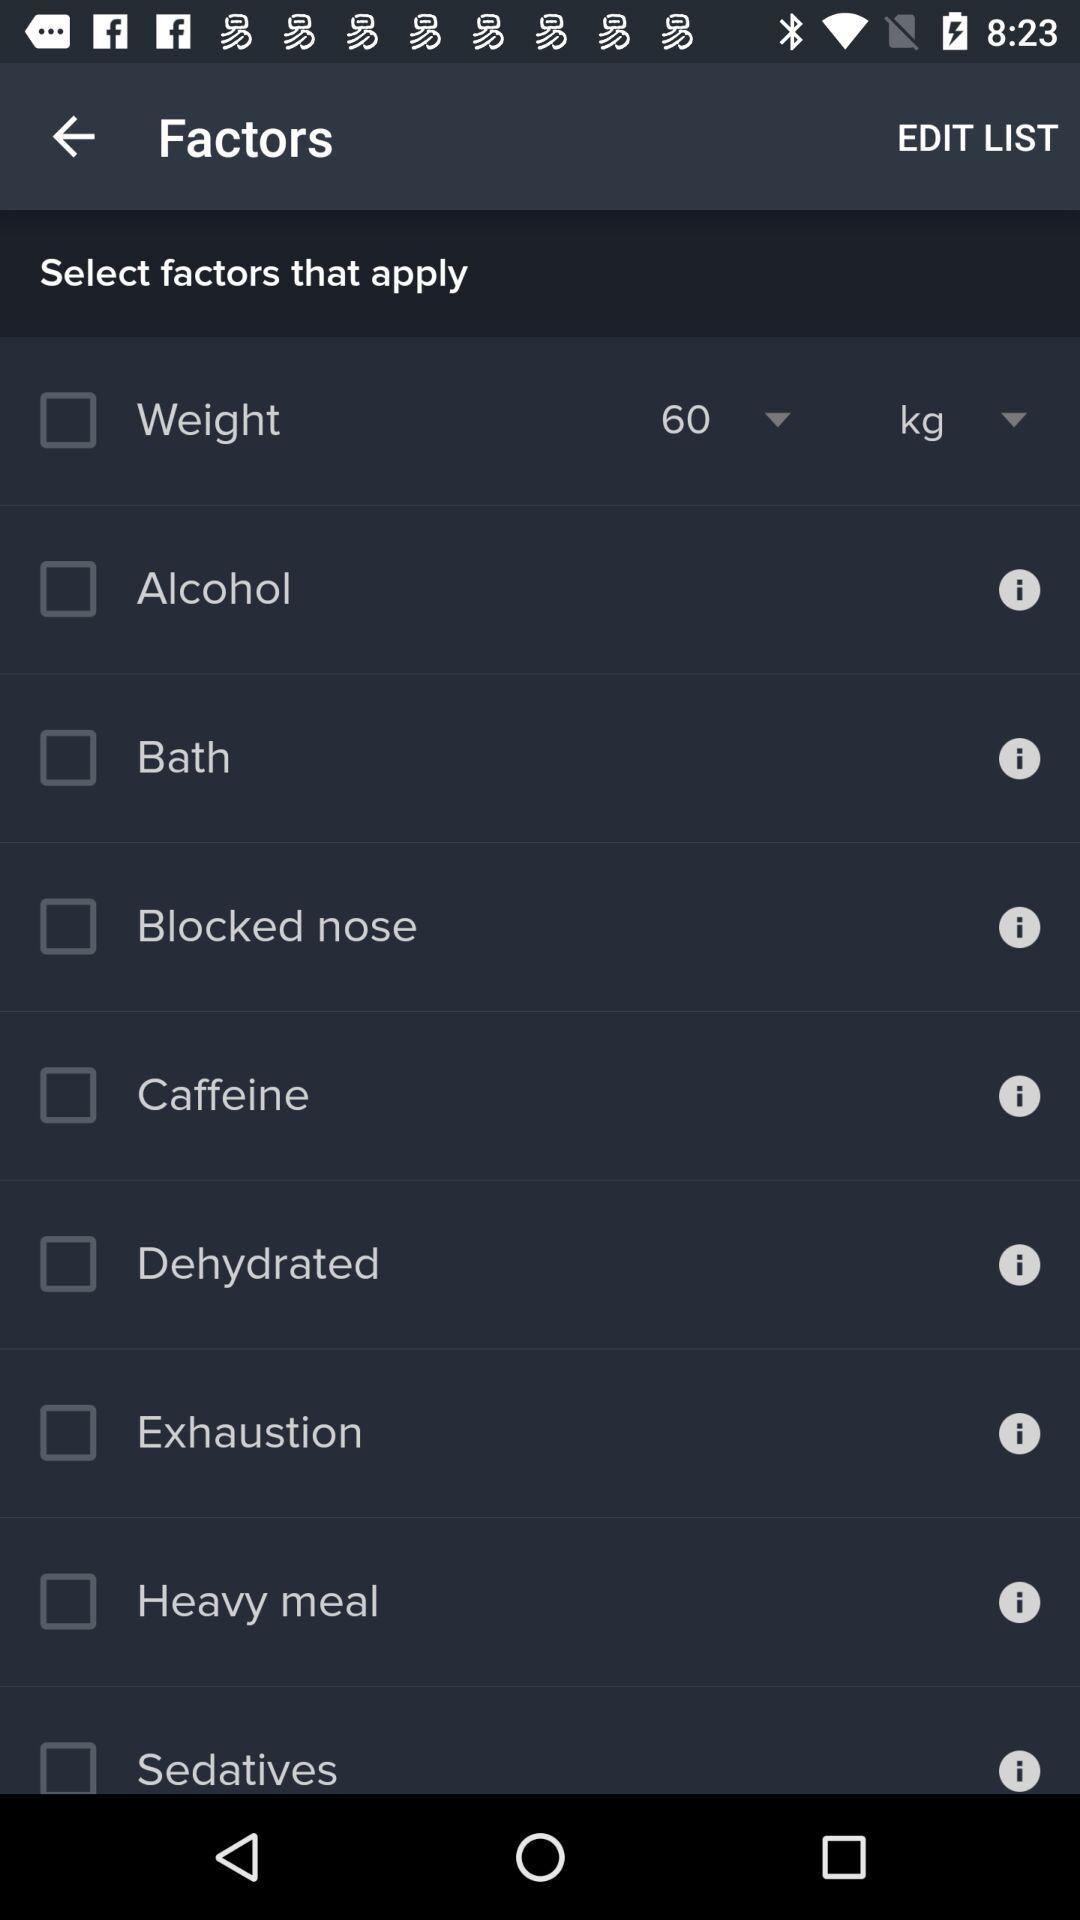 The height and width of the screenshot is (1920, 1080). I want to click on information, so click(1019, 1739).